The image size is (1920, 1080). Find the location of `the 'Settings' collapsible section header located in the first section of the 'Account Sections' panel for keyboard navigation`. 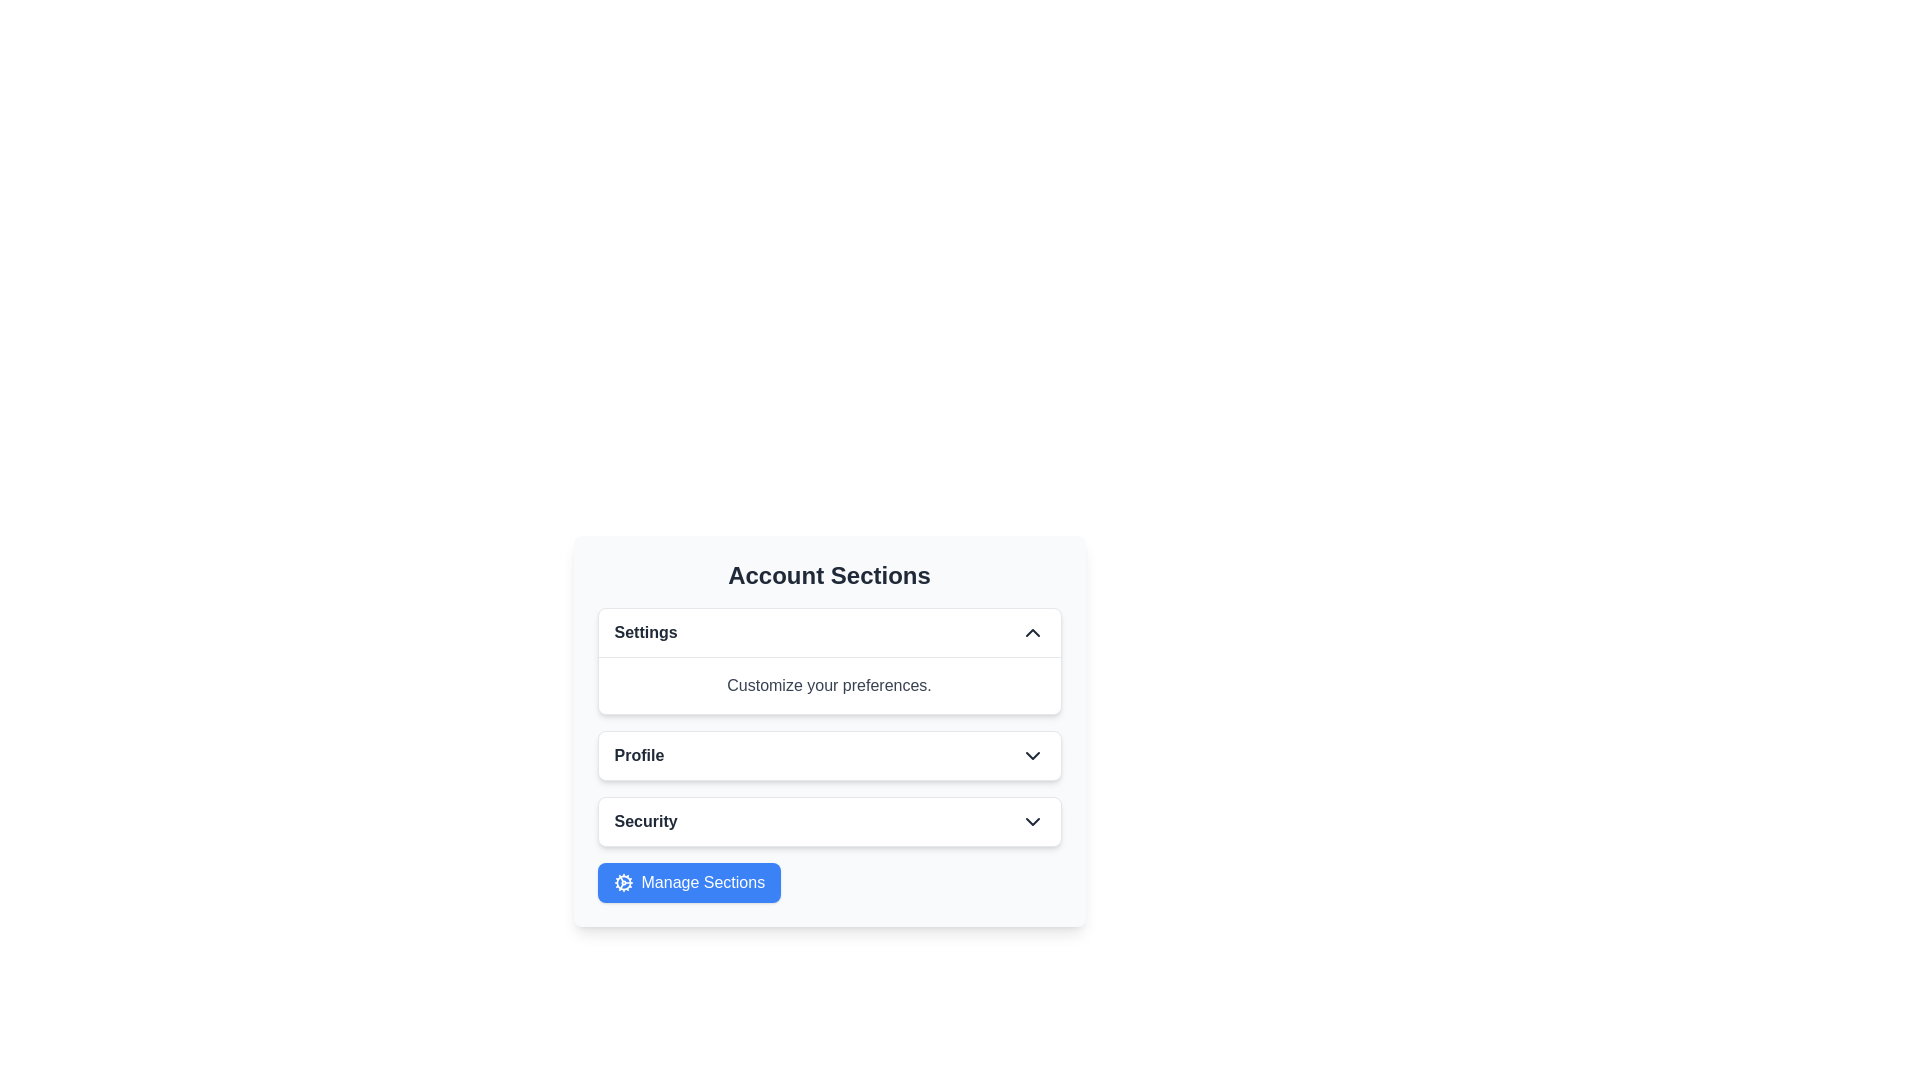

the 'Settings' collapsible section header located in the first section of the 'Account Sections' panel for keyboard navigation is located at coordinates (829, 632).